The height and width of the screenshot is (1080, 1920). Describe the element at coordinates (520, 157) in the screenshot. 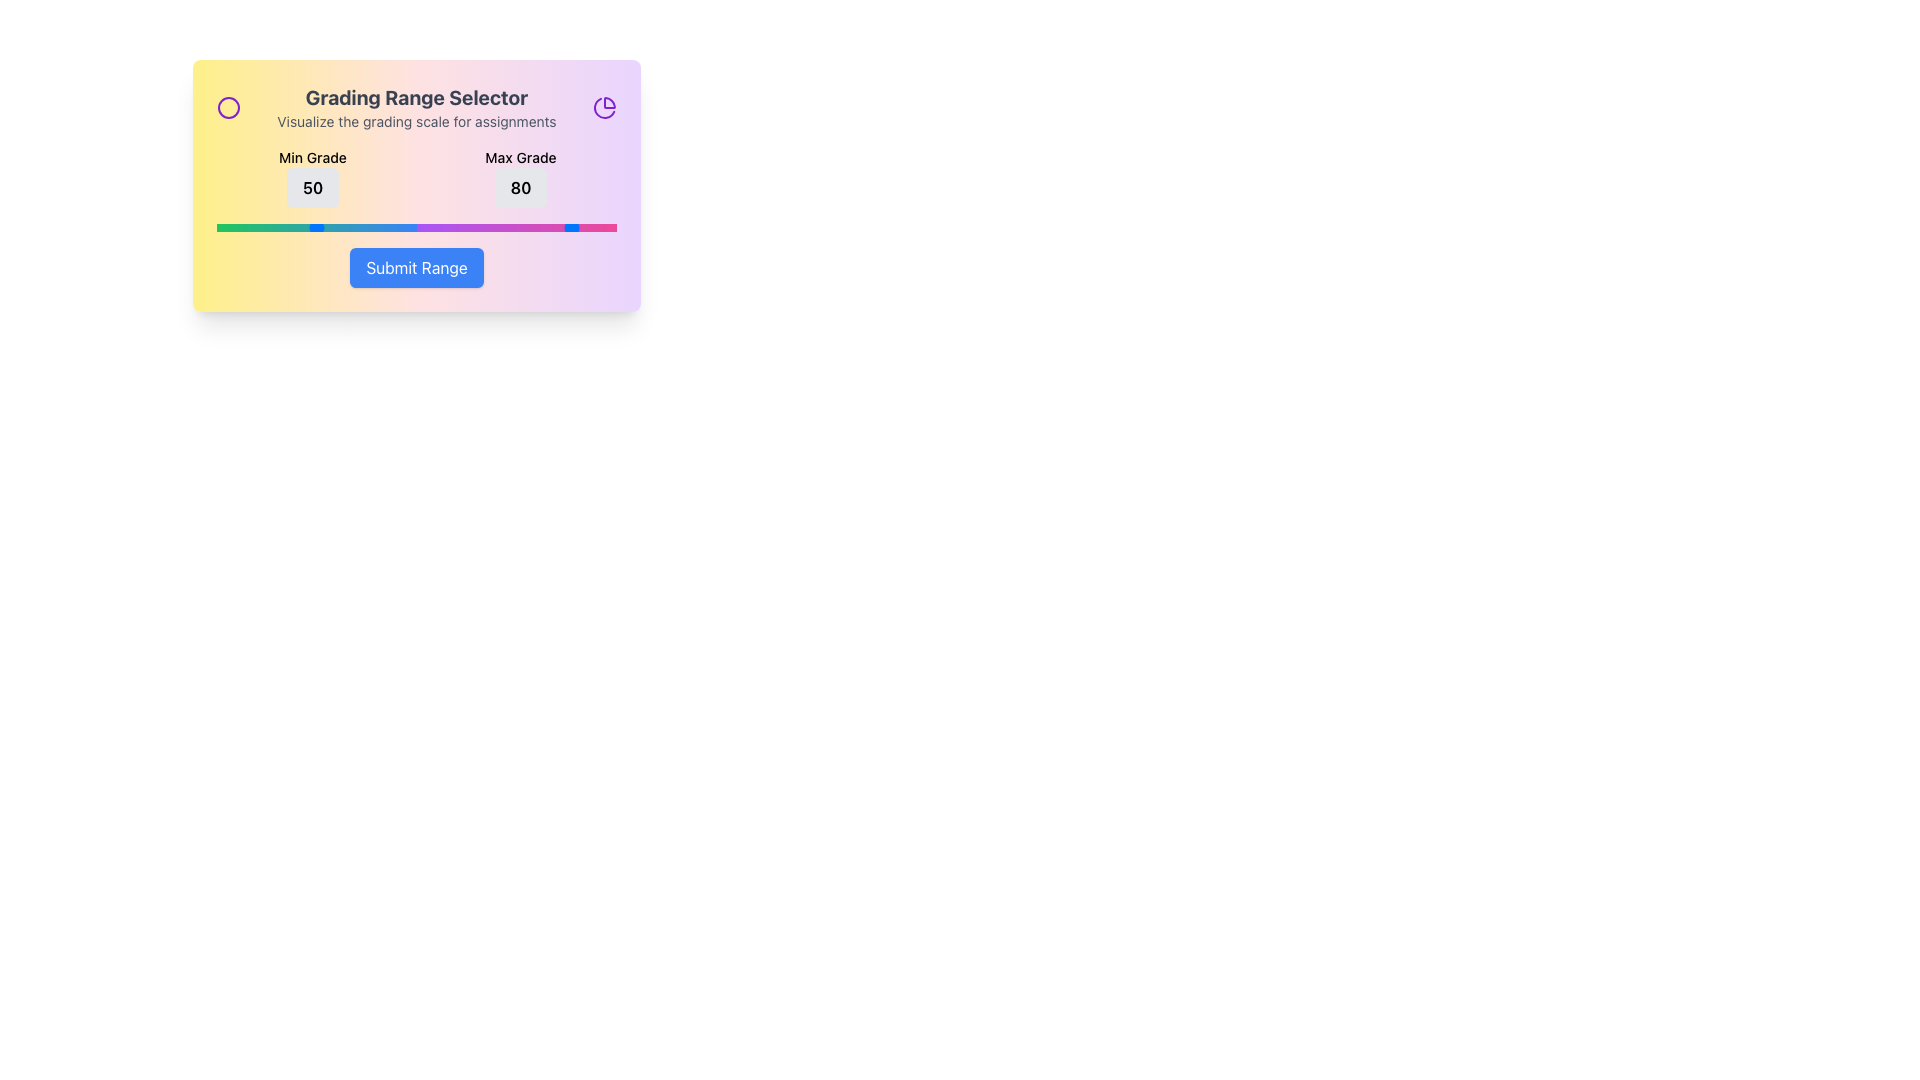

I see `the text label that describes the maximum grade setting, located in the top-right portion of the 'Grading Range Selector' interactive card, directly above the numerical box labeled '80'` at that location.